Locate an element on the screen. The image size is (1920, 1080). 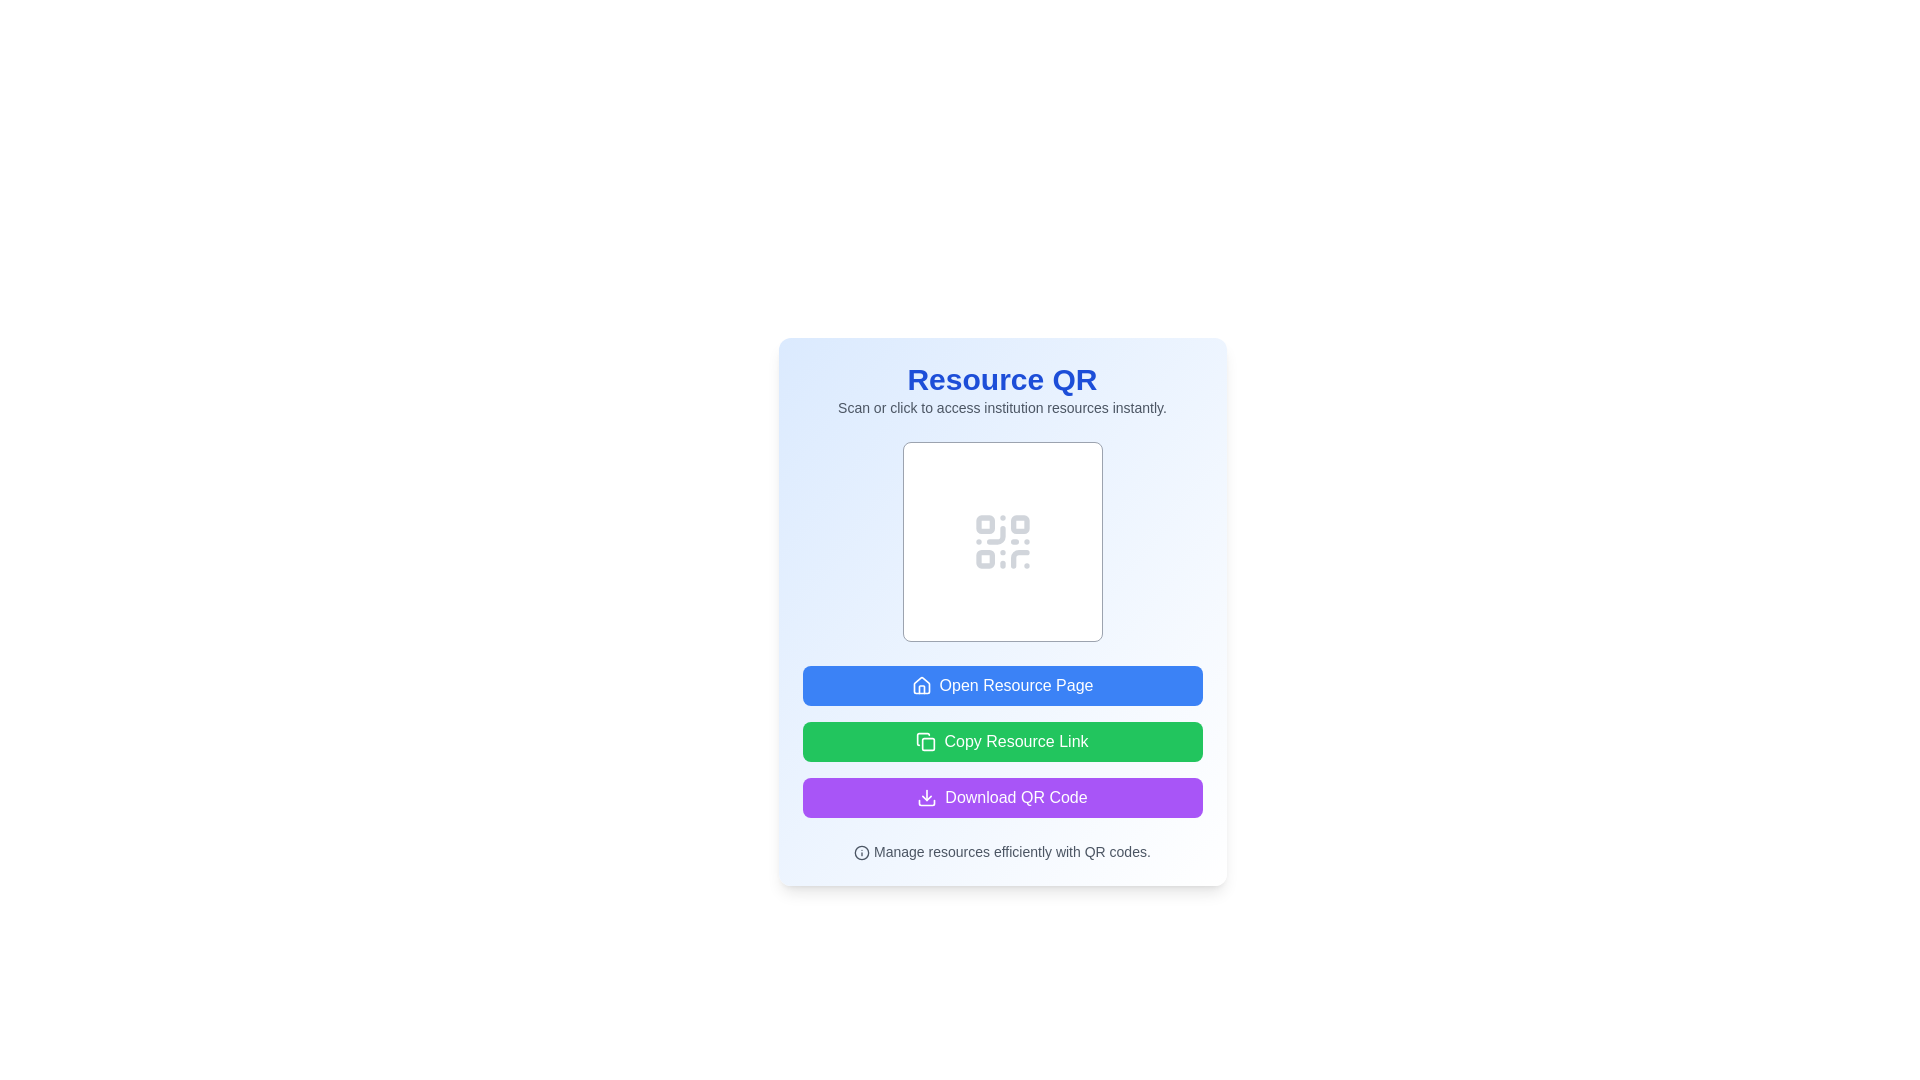
the Visual Placeholder that serves as a QR code representation, located centrally below the 'Resource QR' text and above the buttons for 'Open Resource Page,' 'Copy Resource Link,' and 'Download QR Code.' is located at coordinates (1002, 542).